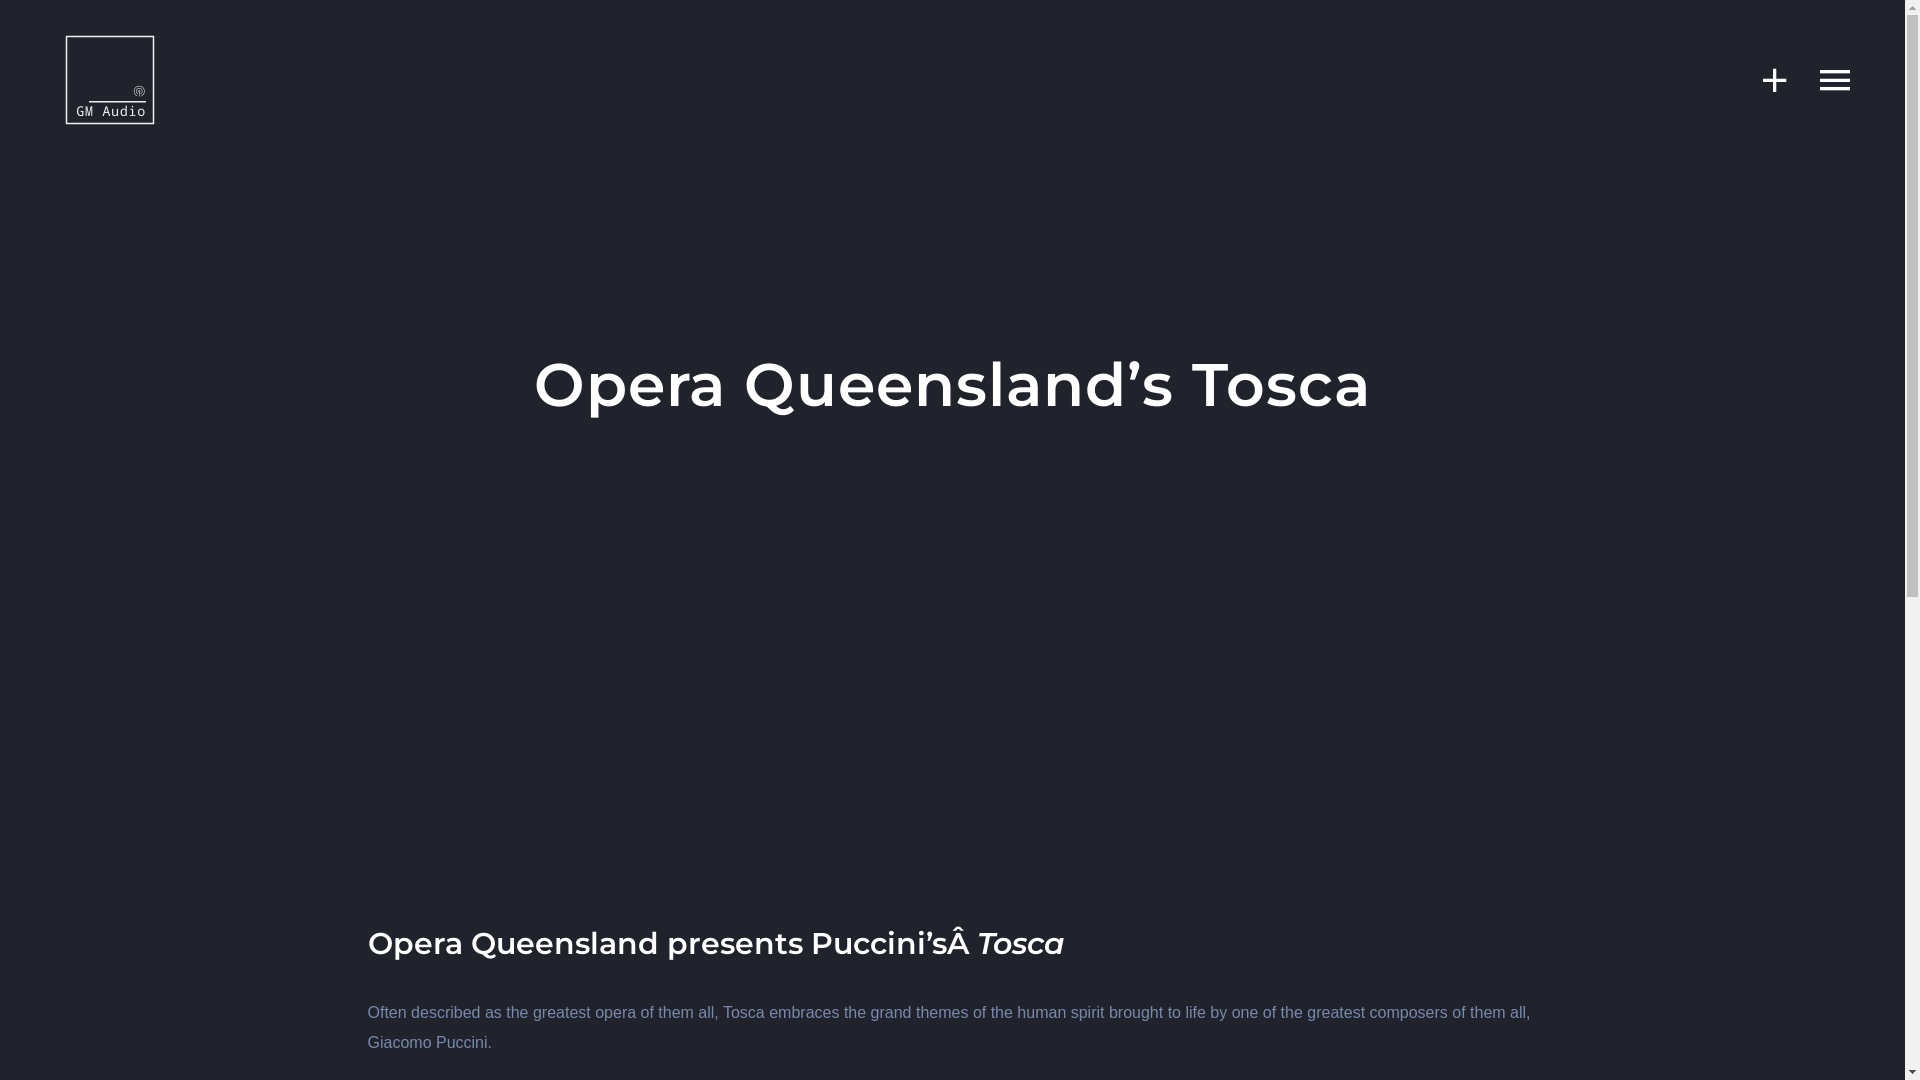  What do you see at coordinates (1733, 78) in the screenshot?
I see `'Toggle Sliding Bar'` at bounding box center [1733, 78].